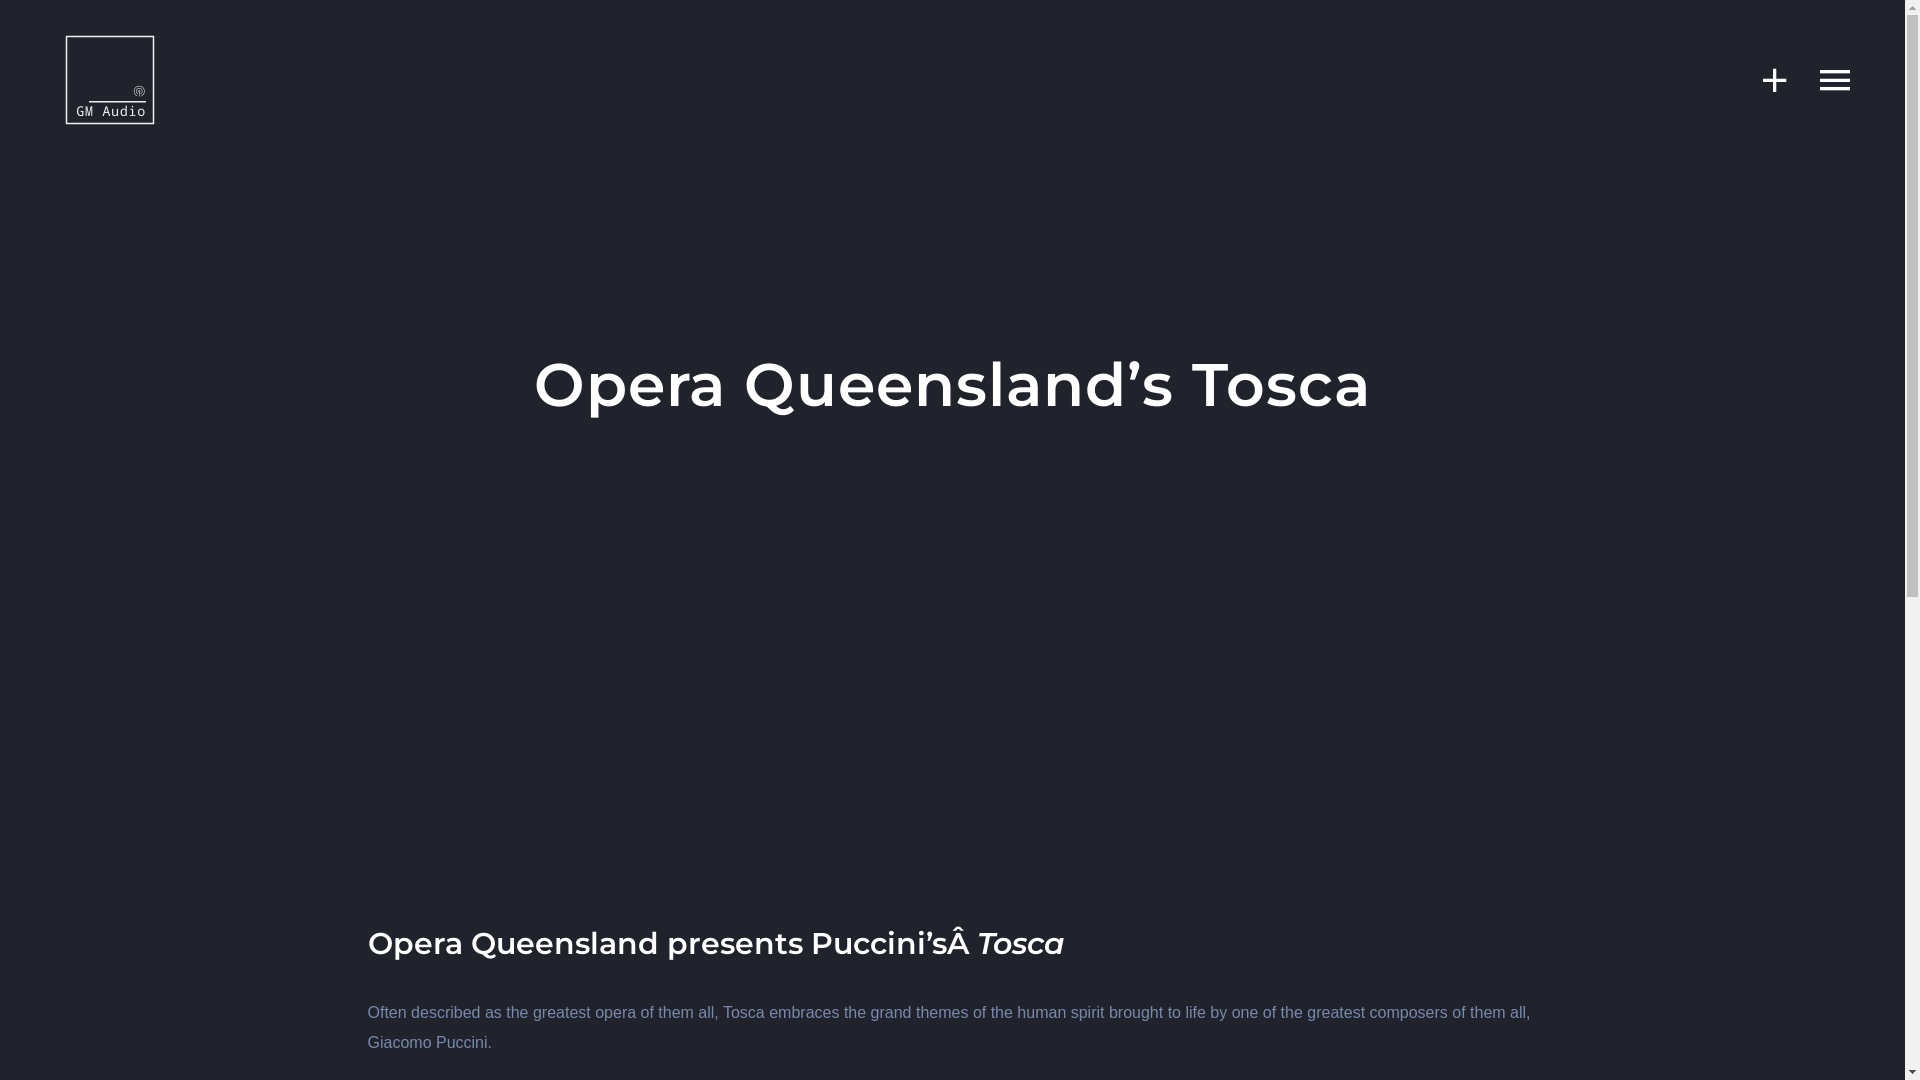  What do you see at coordinates (1733, 78) in the screenshot?
I see `'Toggle Sliding Bar'` at bounding box center [1733, 78].